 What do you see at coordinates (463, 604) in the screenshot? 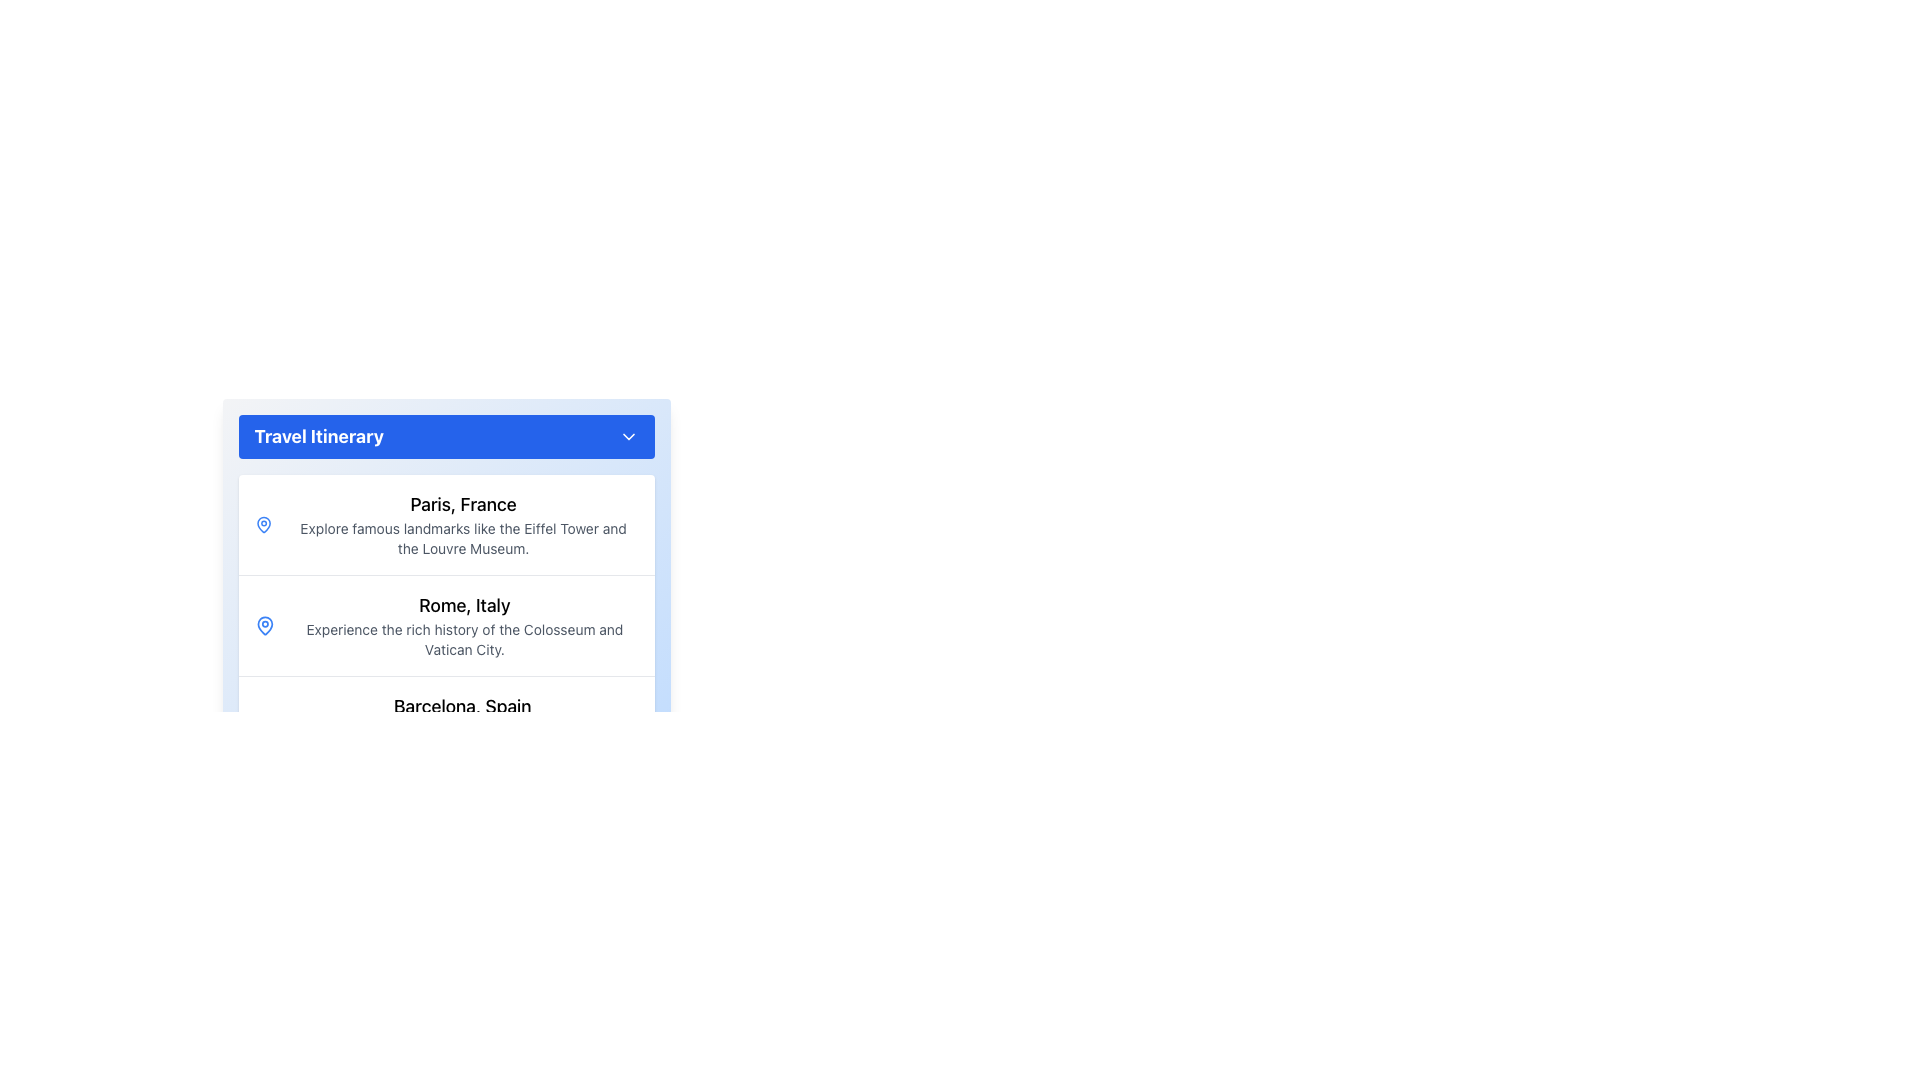
I see `text label identifying the travel destination 'Rome, Italy', which is the second entry in the travel itinerary list` at bounding box center [463, 604].